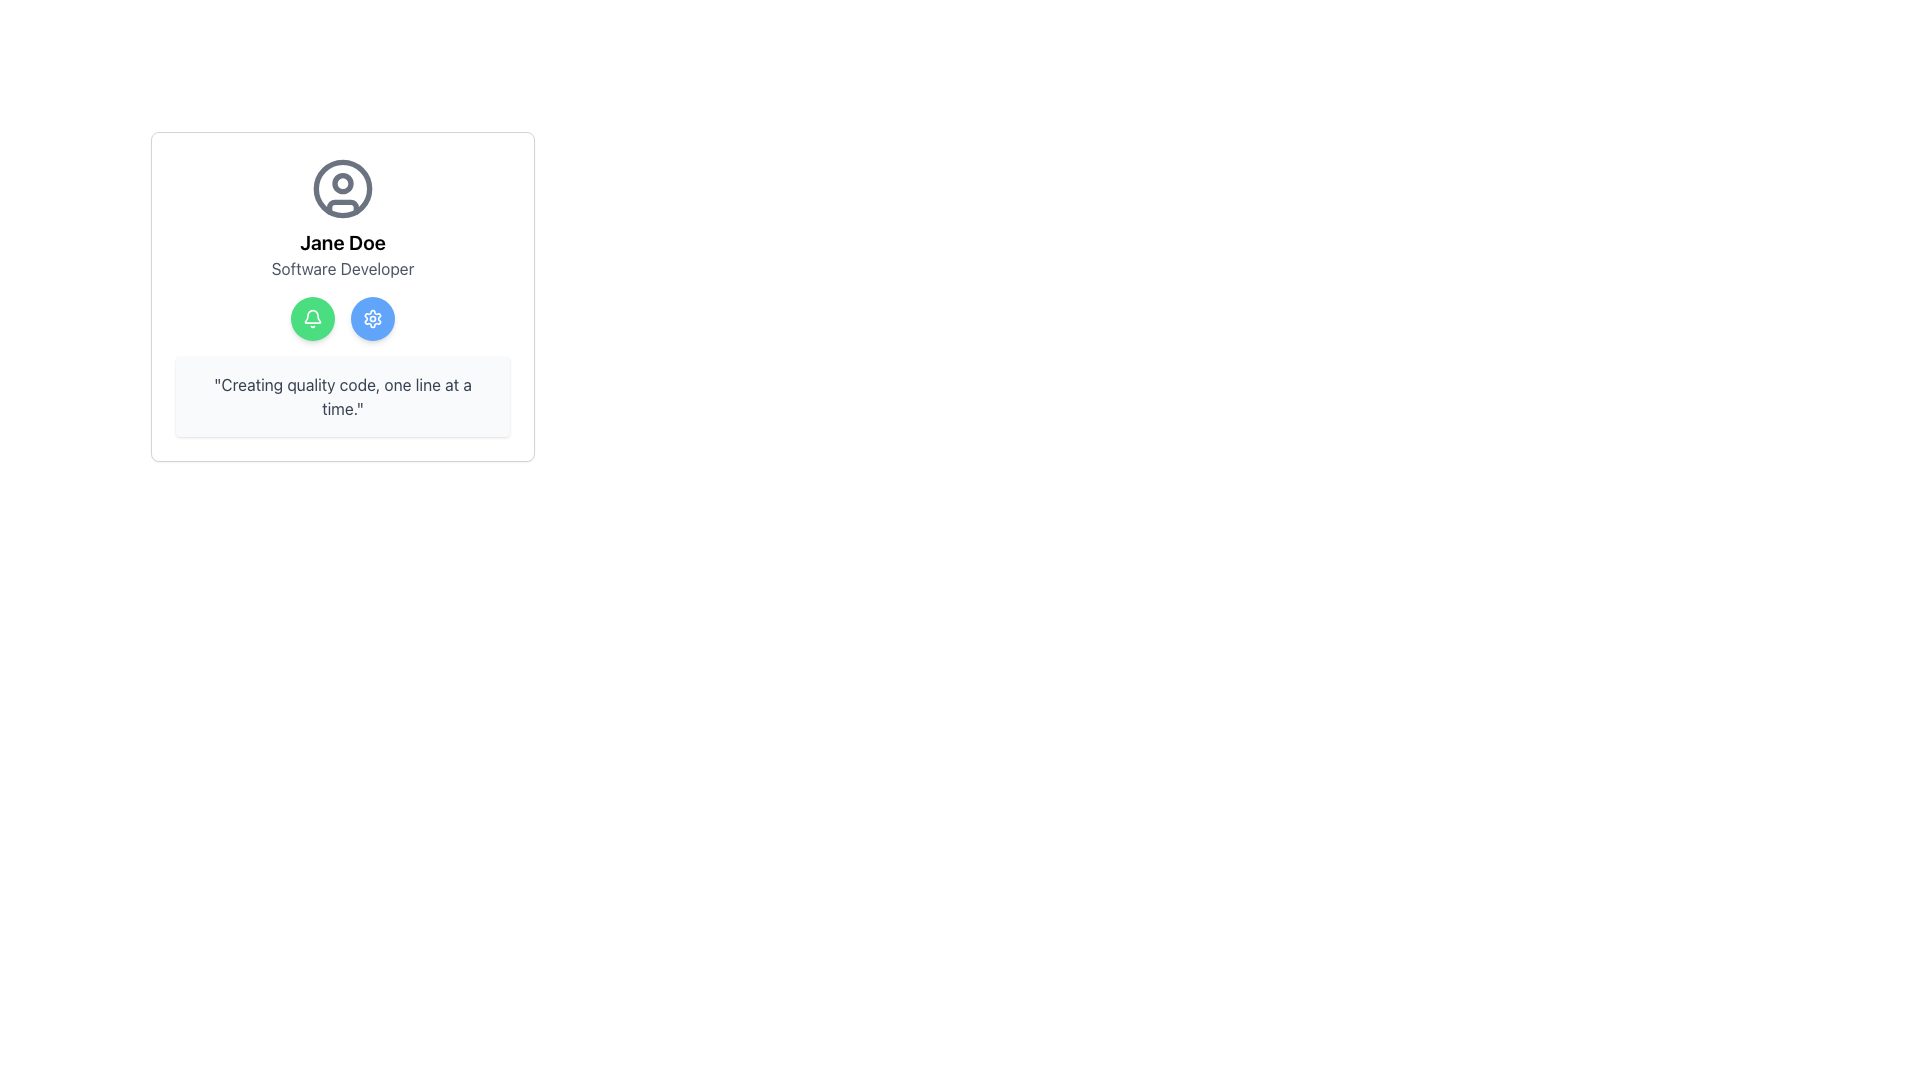 This screenshot has width=1920, height=1080. Describe the element at coordinates (342, 397) in the screenshot. I see `the static text block located at the bottom section of the profile card, which provides context or highlights the role of an individual` at that location.